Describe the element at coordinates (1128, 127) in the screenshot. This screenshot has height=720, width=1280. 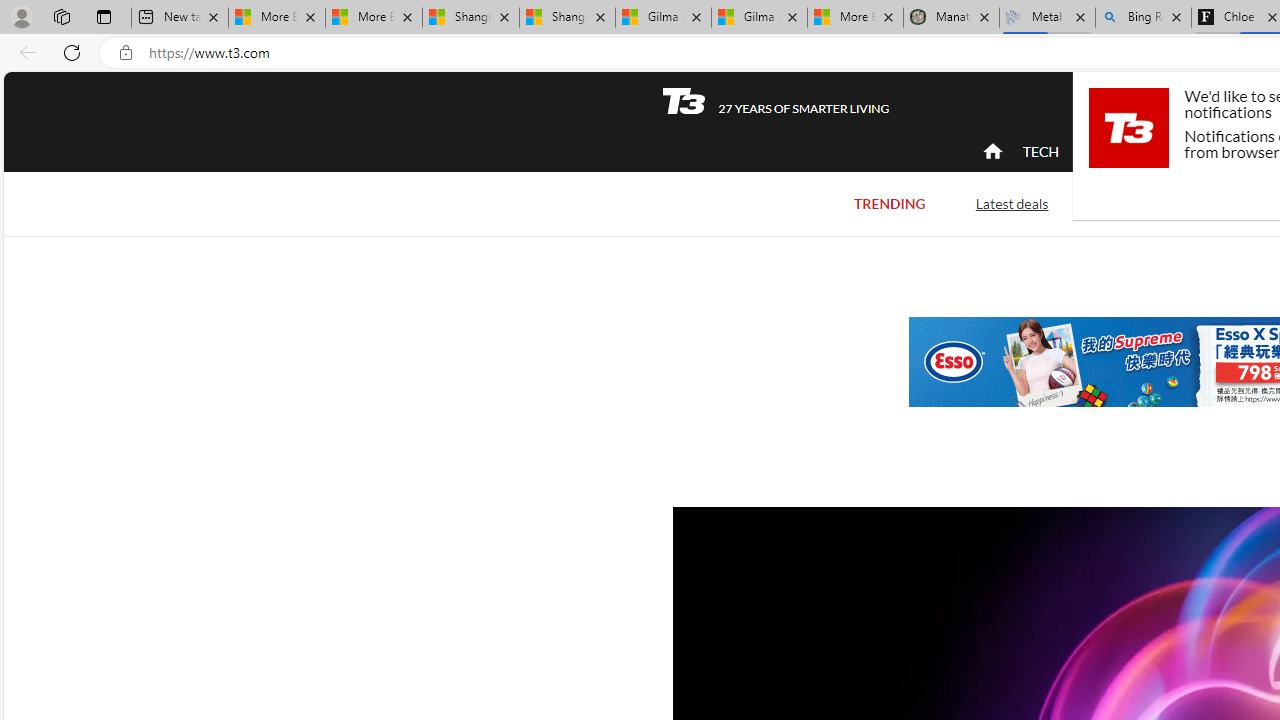
I see `'t3.com Logo'` at that location.